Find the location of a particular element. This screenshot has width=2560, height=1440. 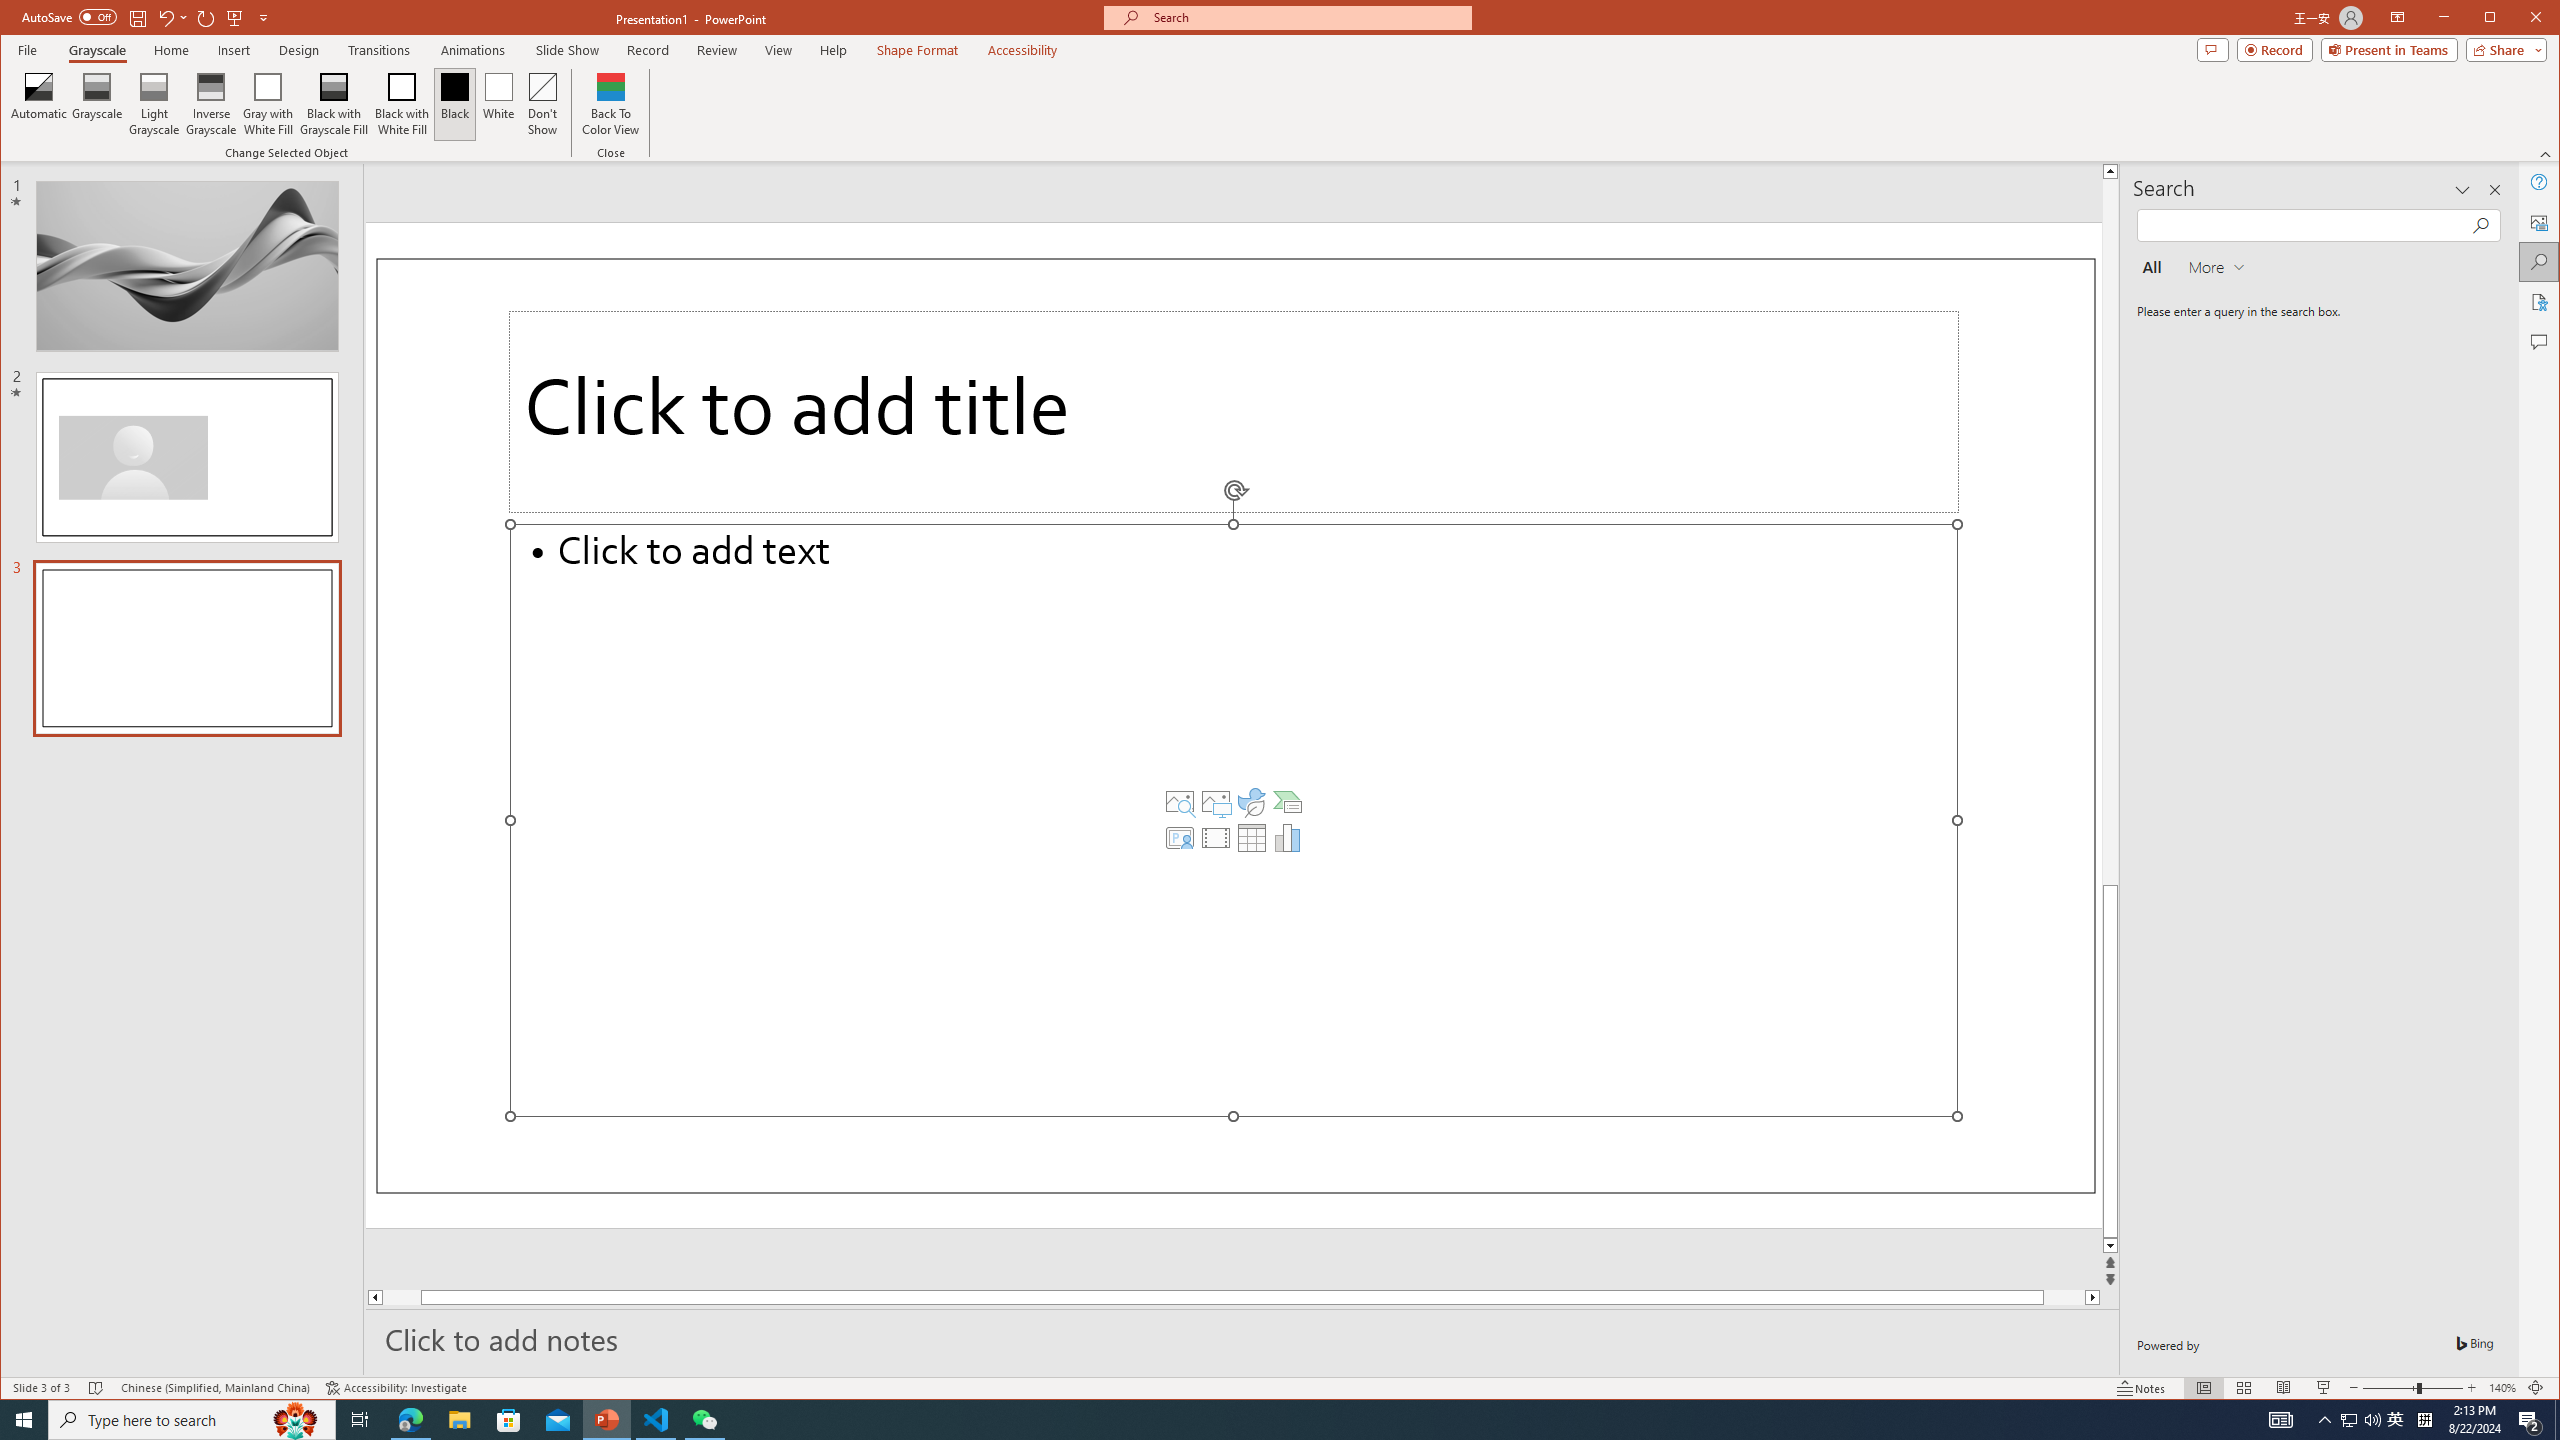

'AutoSave' is located at coordinates (69, 16).